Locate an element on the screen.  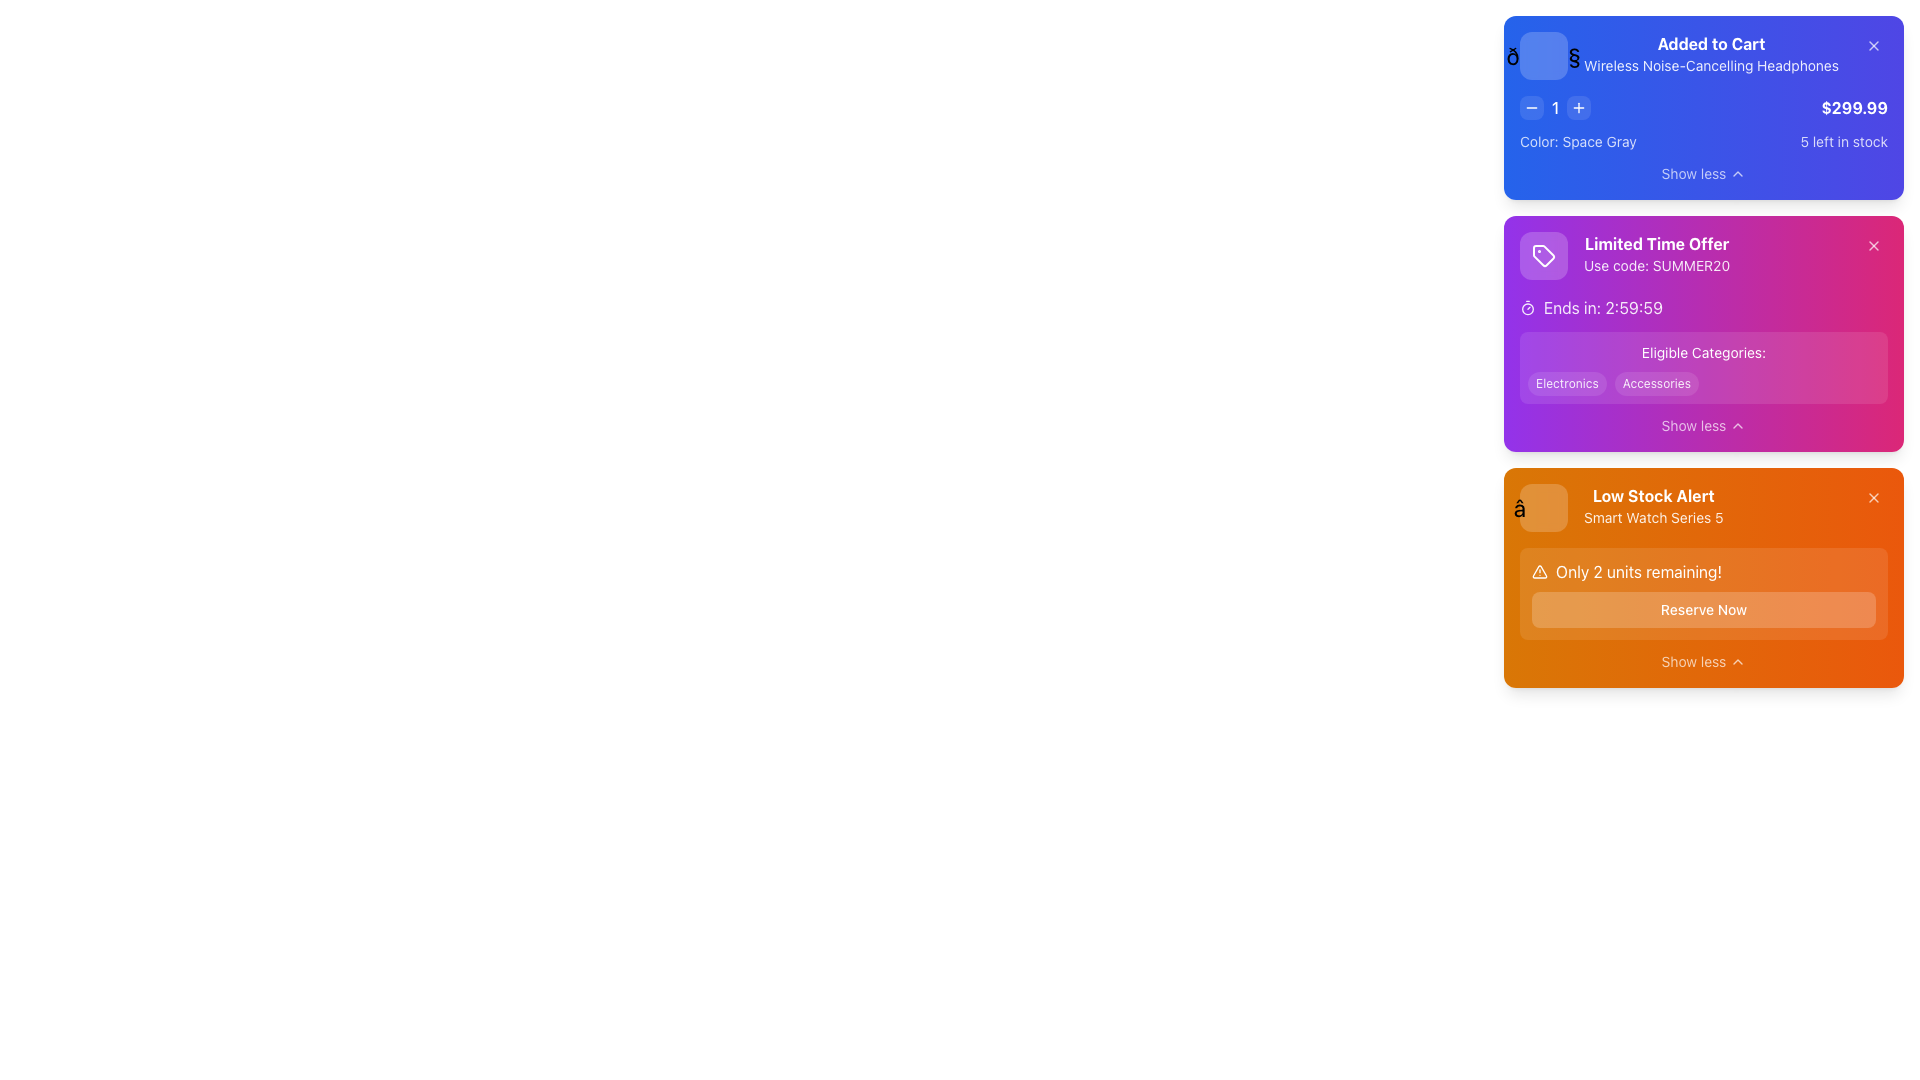
the small, white, horizontal minus icon button located in the top-left corner of the blue-colored notification card labeled 'Added to Cart' to decrement the quantity is located at coordinates (1530, 108).